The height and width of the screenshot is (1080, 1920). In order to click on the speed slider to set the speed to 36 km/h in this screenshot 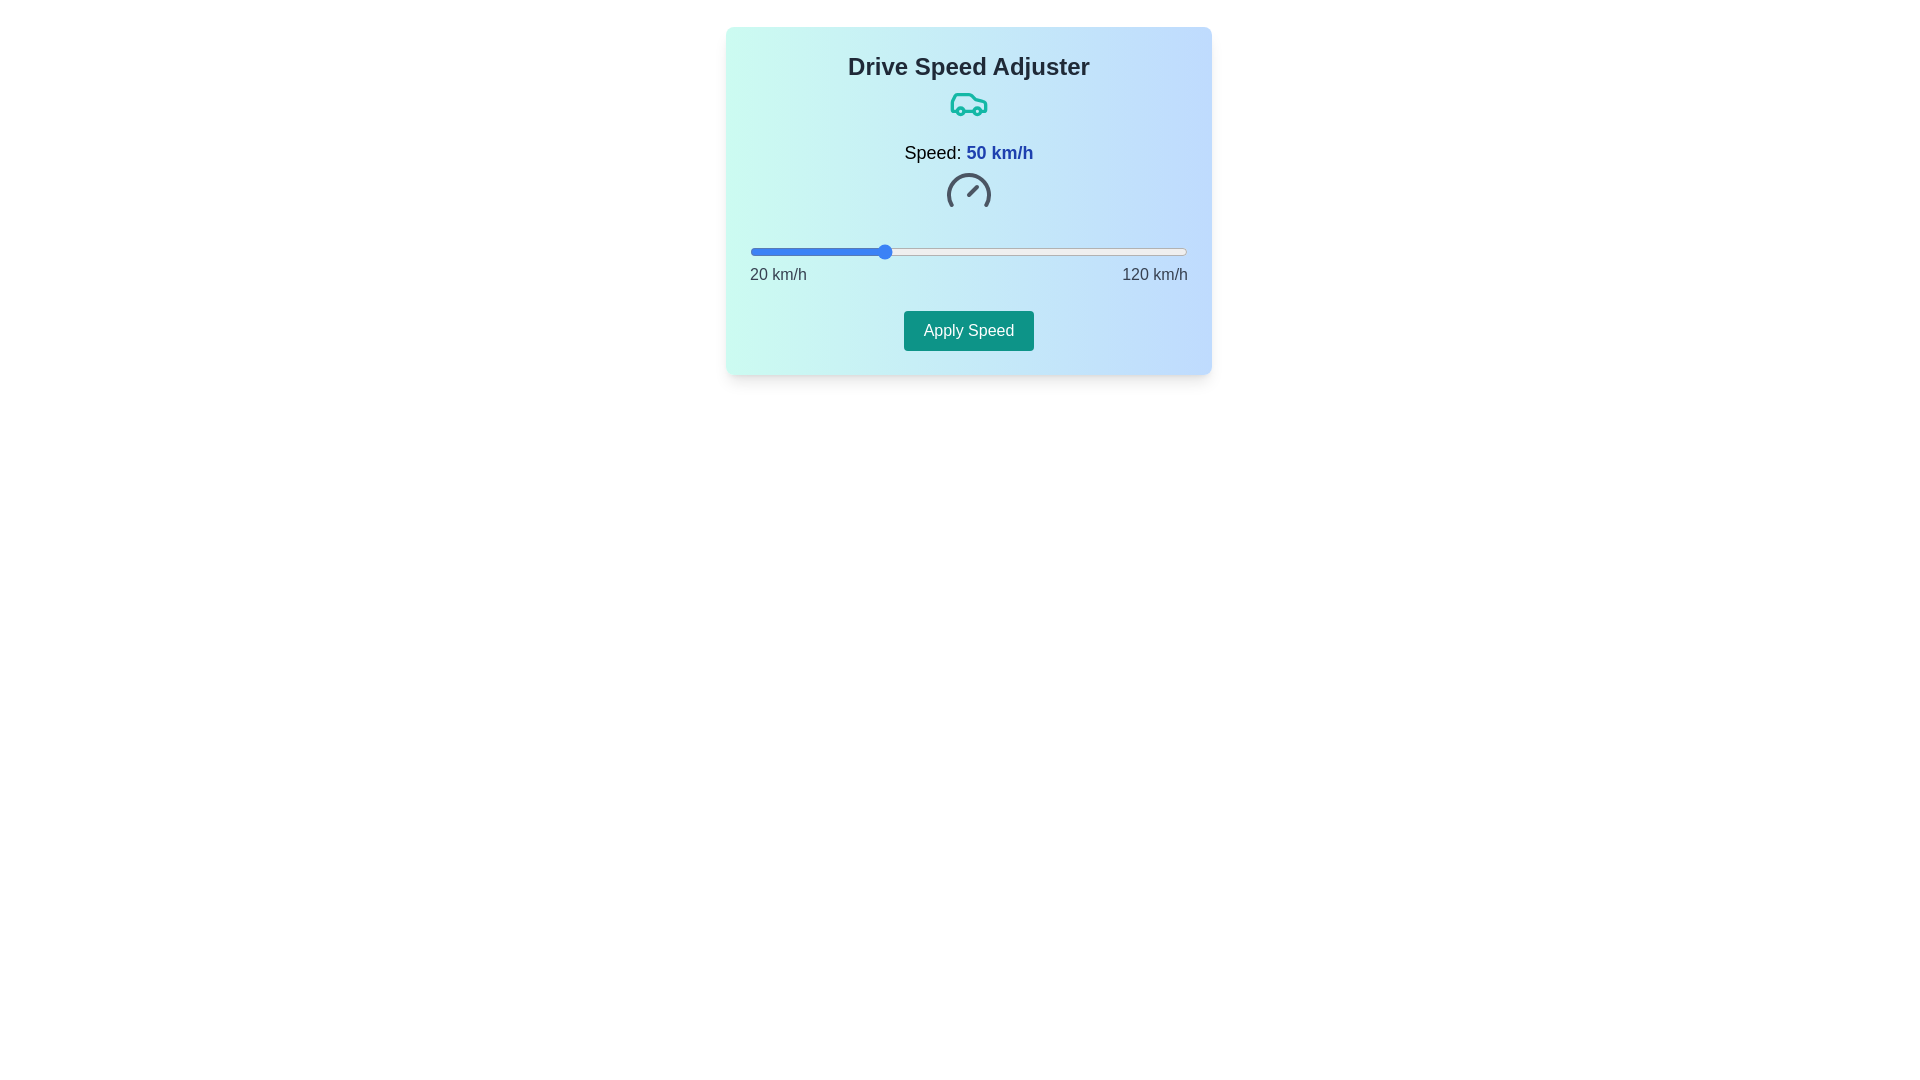, I will do `click(820, 250)`.